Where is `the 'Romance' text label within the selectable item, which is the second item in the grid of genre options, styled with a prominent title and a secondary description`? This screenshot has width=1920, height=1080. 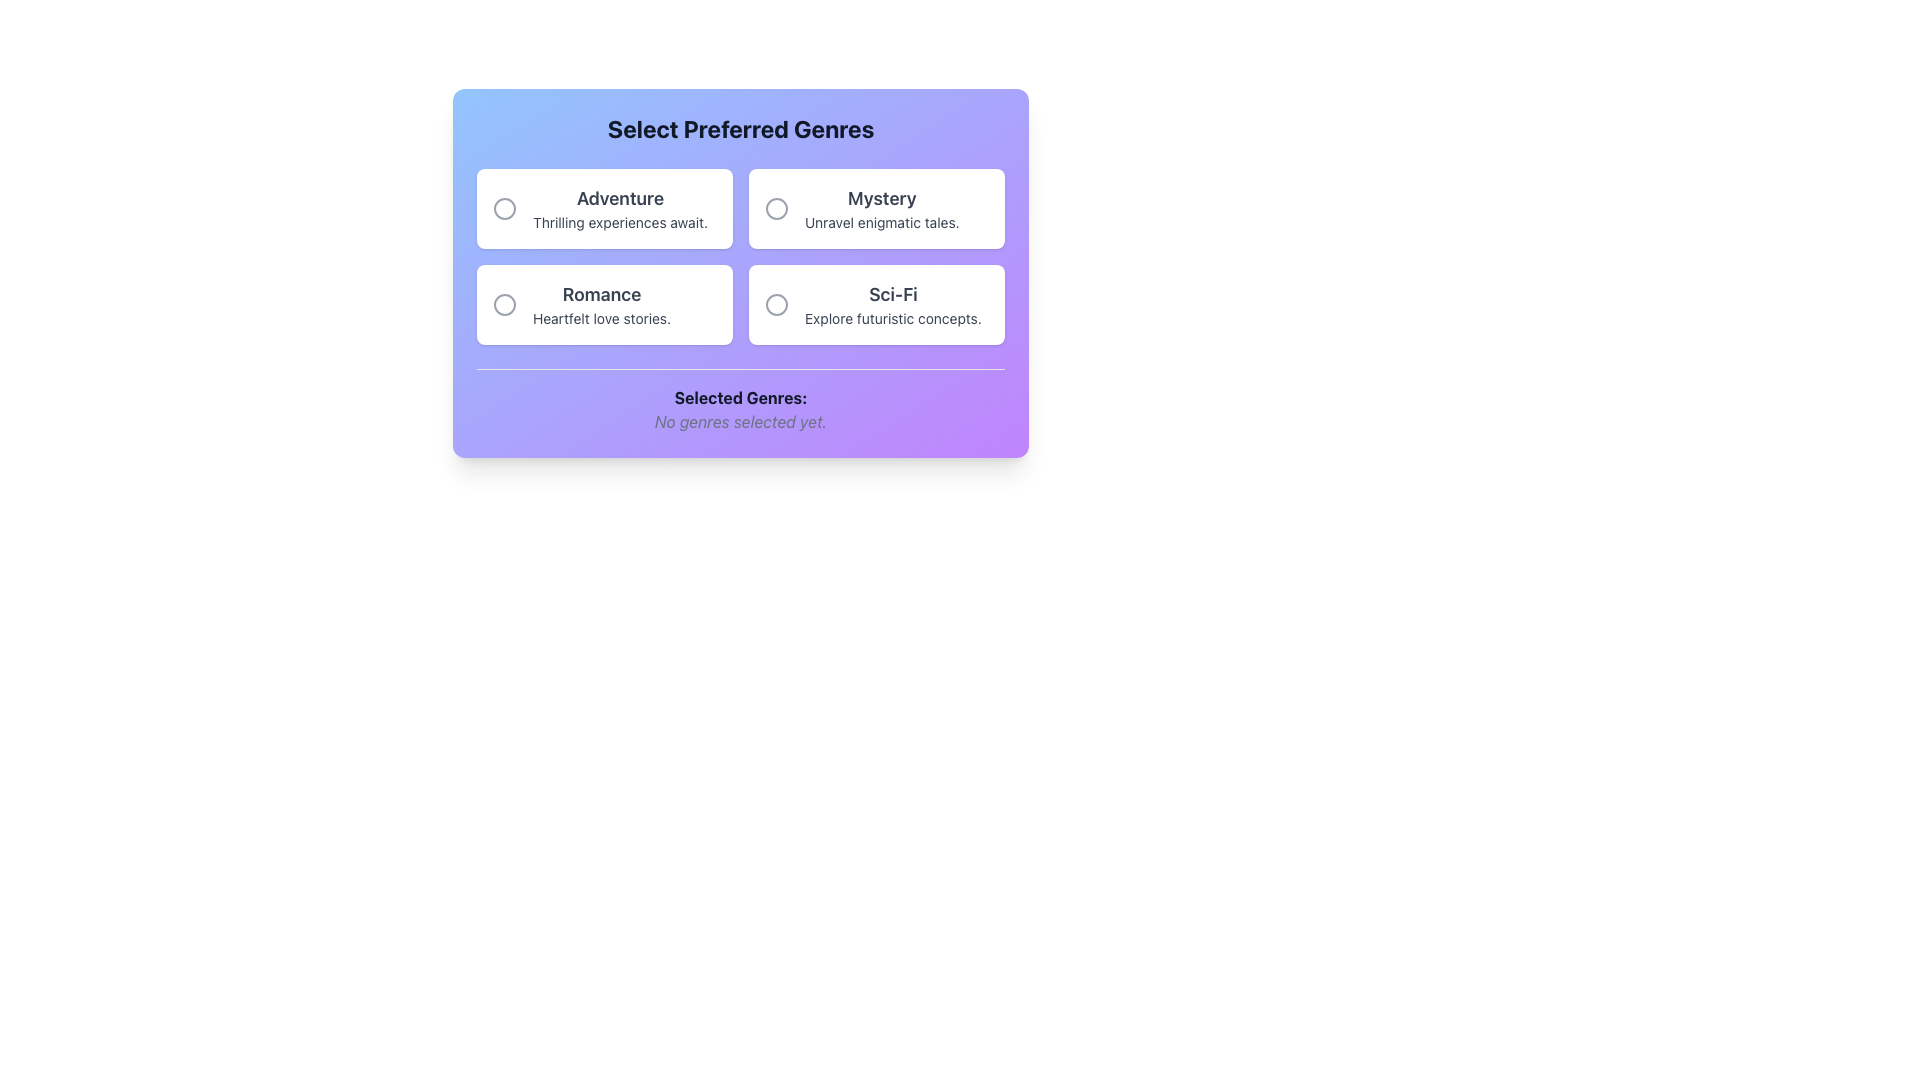
the 'Romance' text label within the selectable item, which is the second item in the grid of genre options, styled with a prominent title and a secondary description is located at coordinates (601, 304).